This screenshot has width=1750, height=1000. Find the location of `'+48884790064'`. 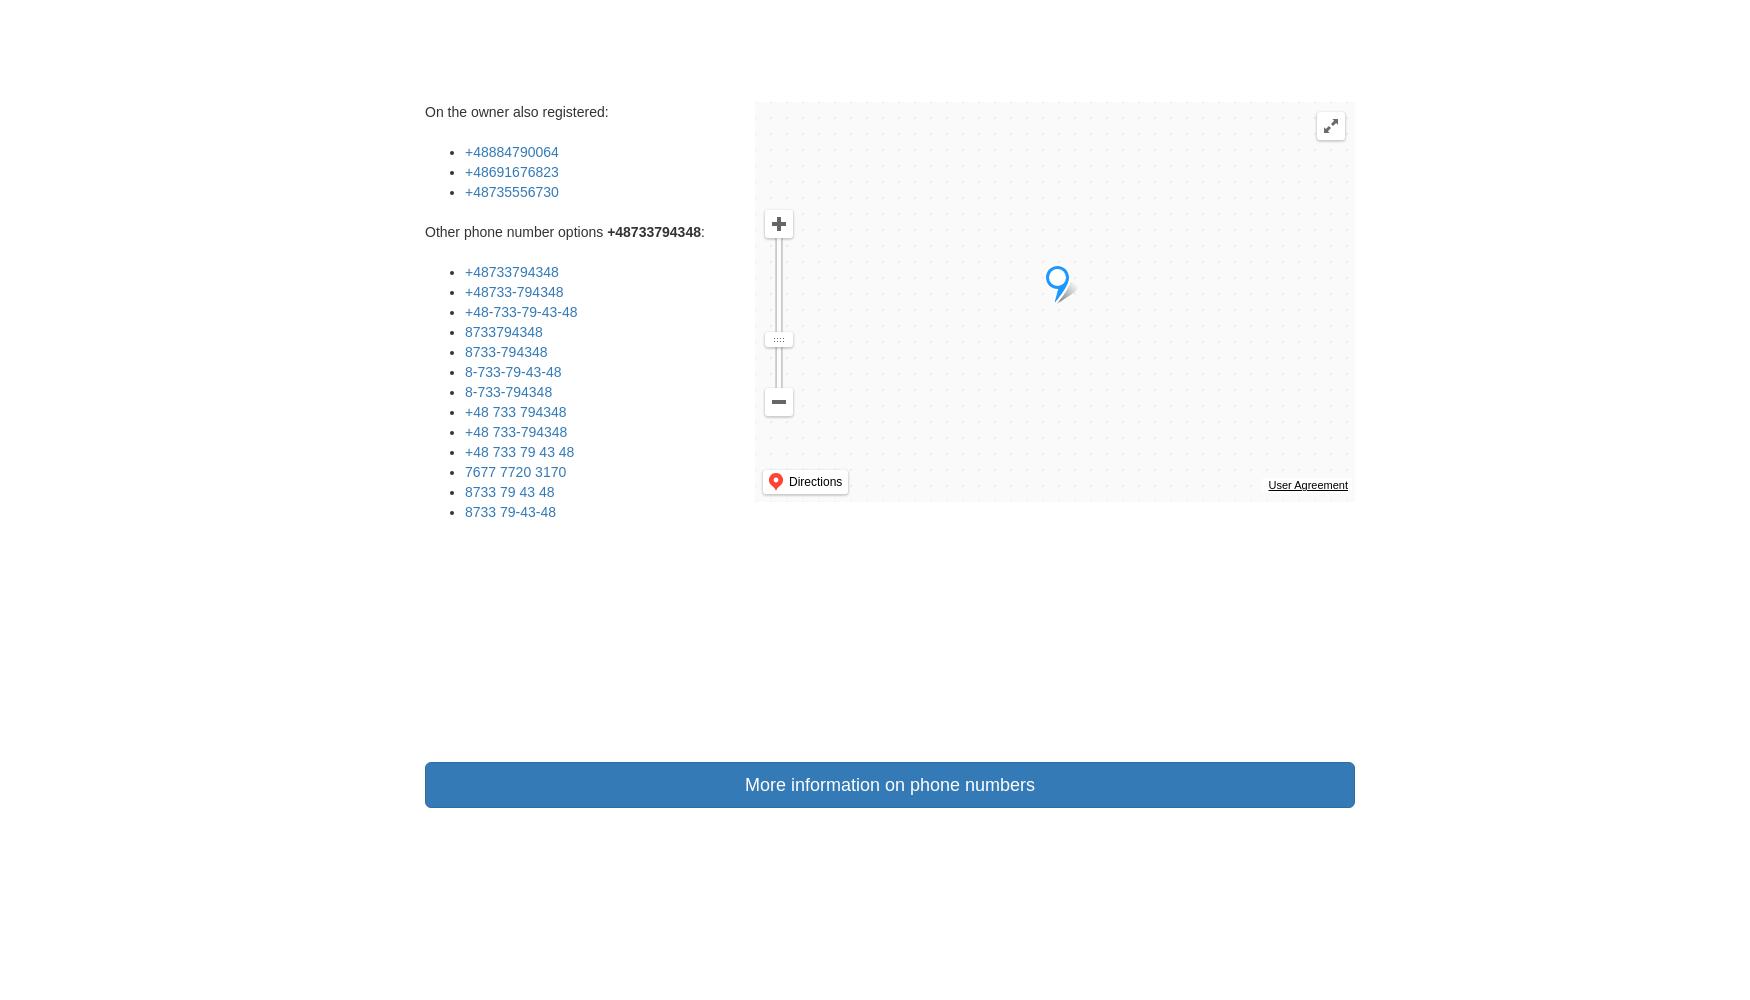

'+48884790064' is located at coordinates (510, 152).